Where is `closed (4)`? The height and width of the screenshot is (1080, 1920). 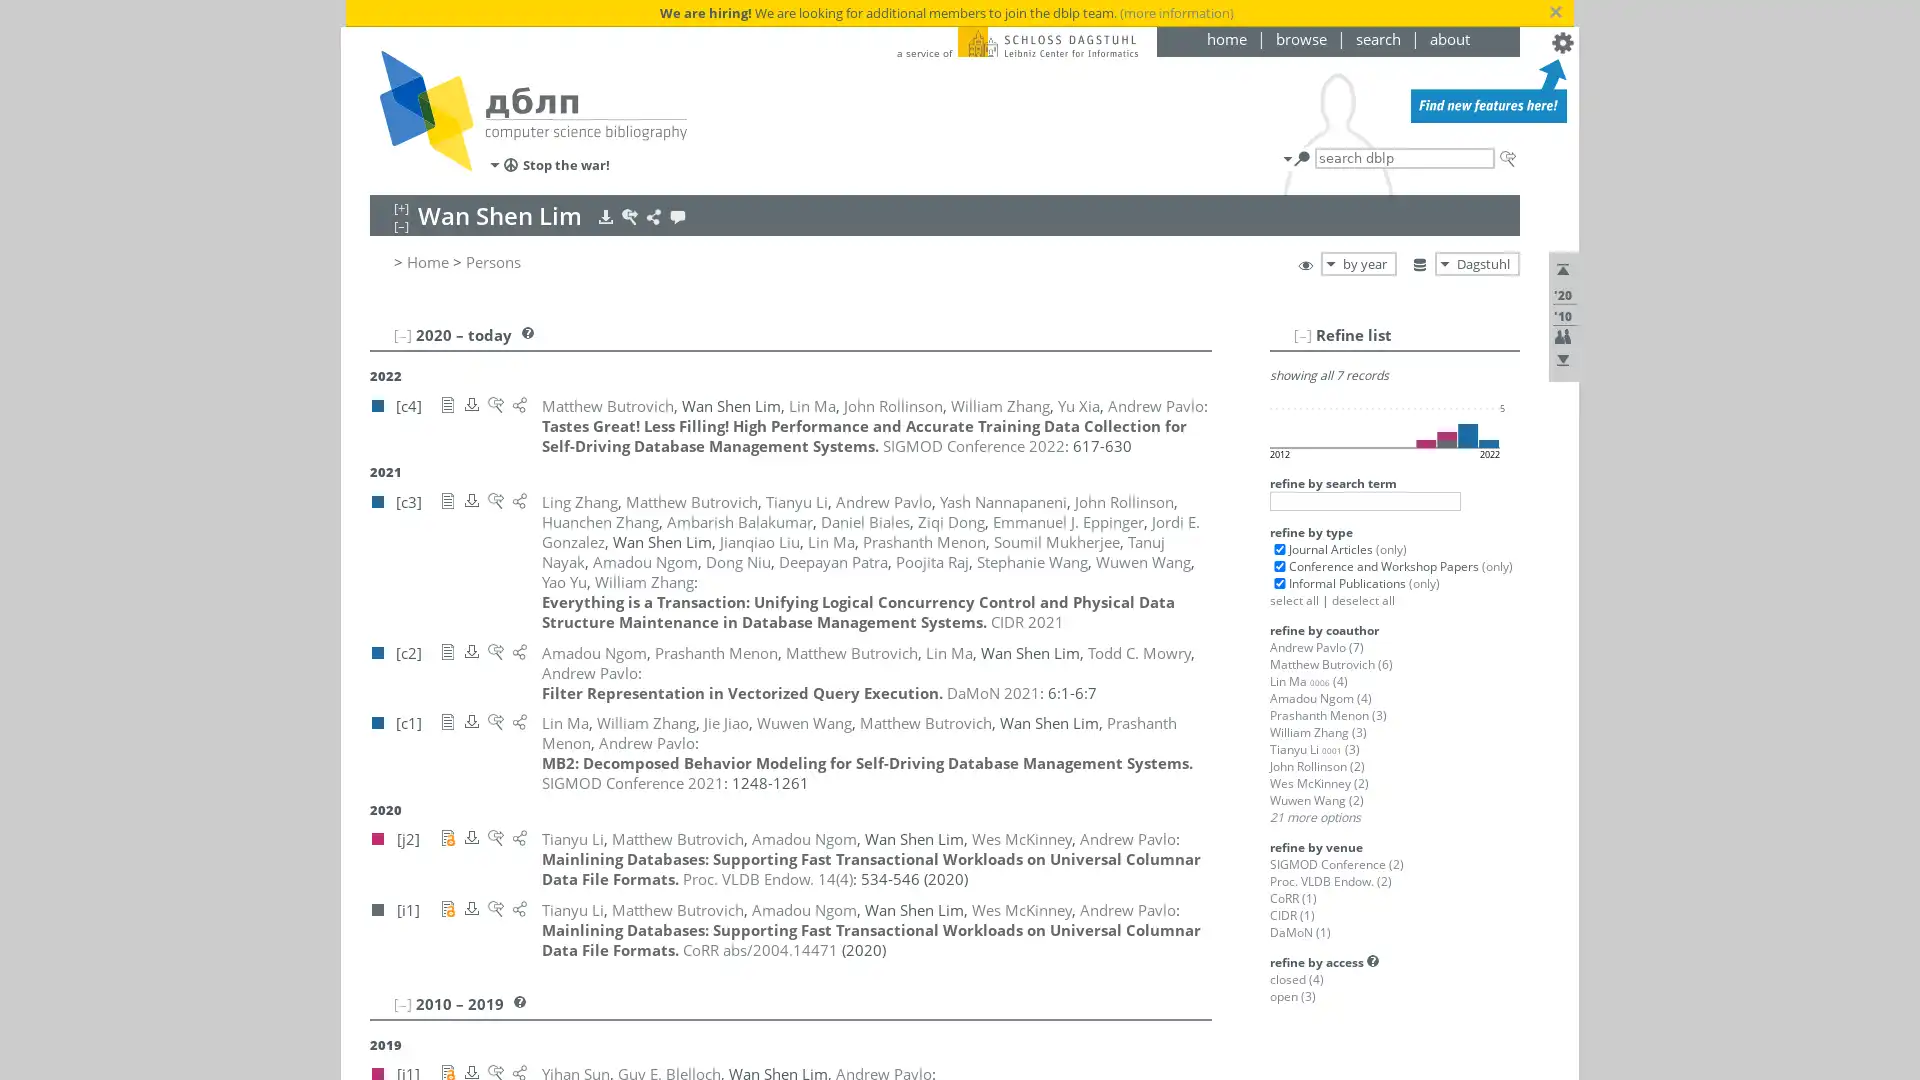 closed (4) is located at coordinates (1296, 978).